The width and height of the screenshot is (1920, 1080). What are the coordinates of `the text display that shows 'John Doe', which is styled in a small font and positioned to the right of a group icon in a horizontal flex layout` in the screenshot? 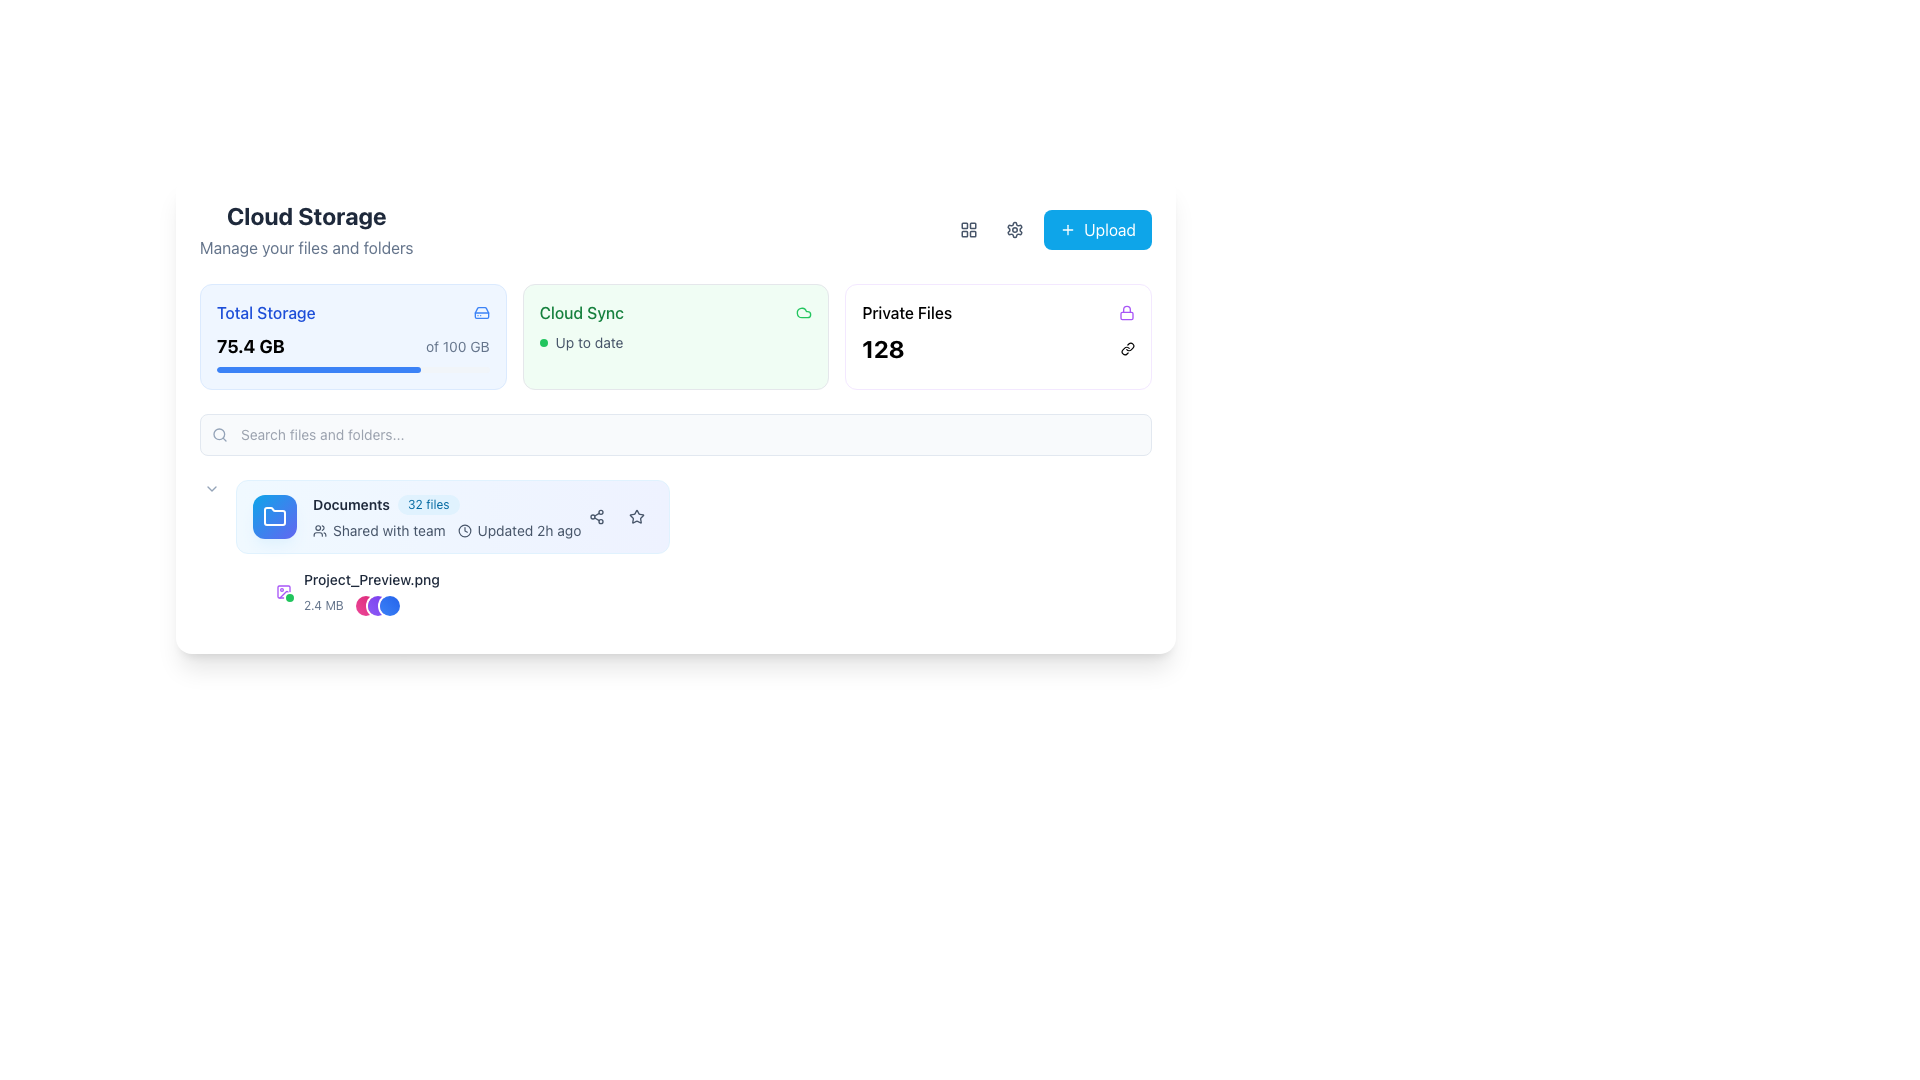 It's located at (309, 371).